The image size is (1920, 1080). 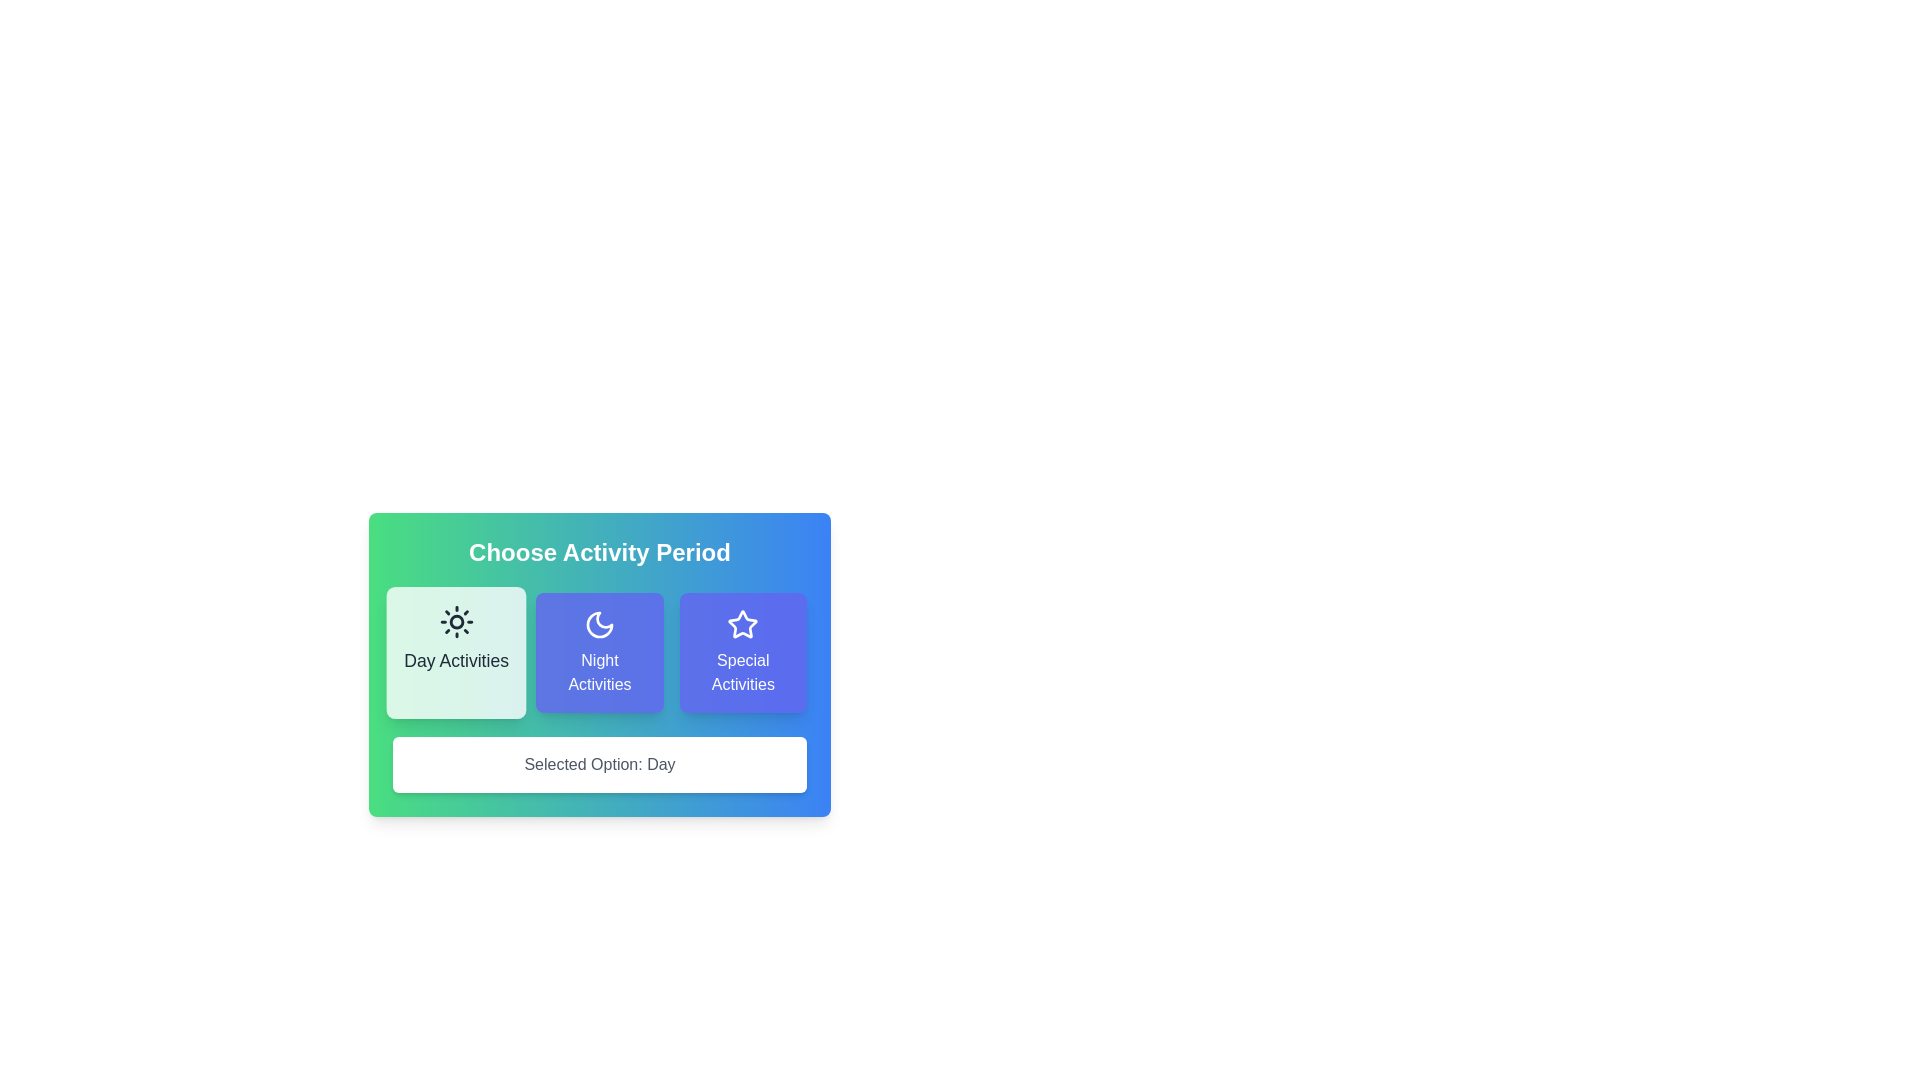 What do you see at coordinates (599, 623) in the screenshot?
I see `the circular moon icon with a crescent shape inside, which is located centrally in the blue square box of the 'Night Activities' button` at bounding box center [599, 623].